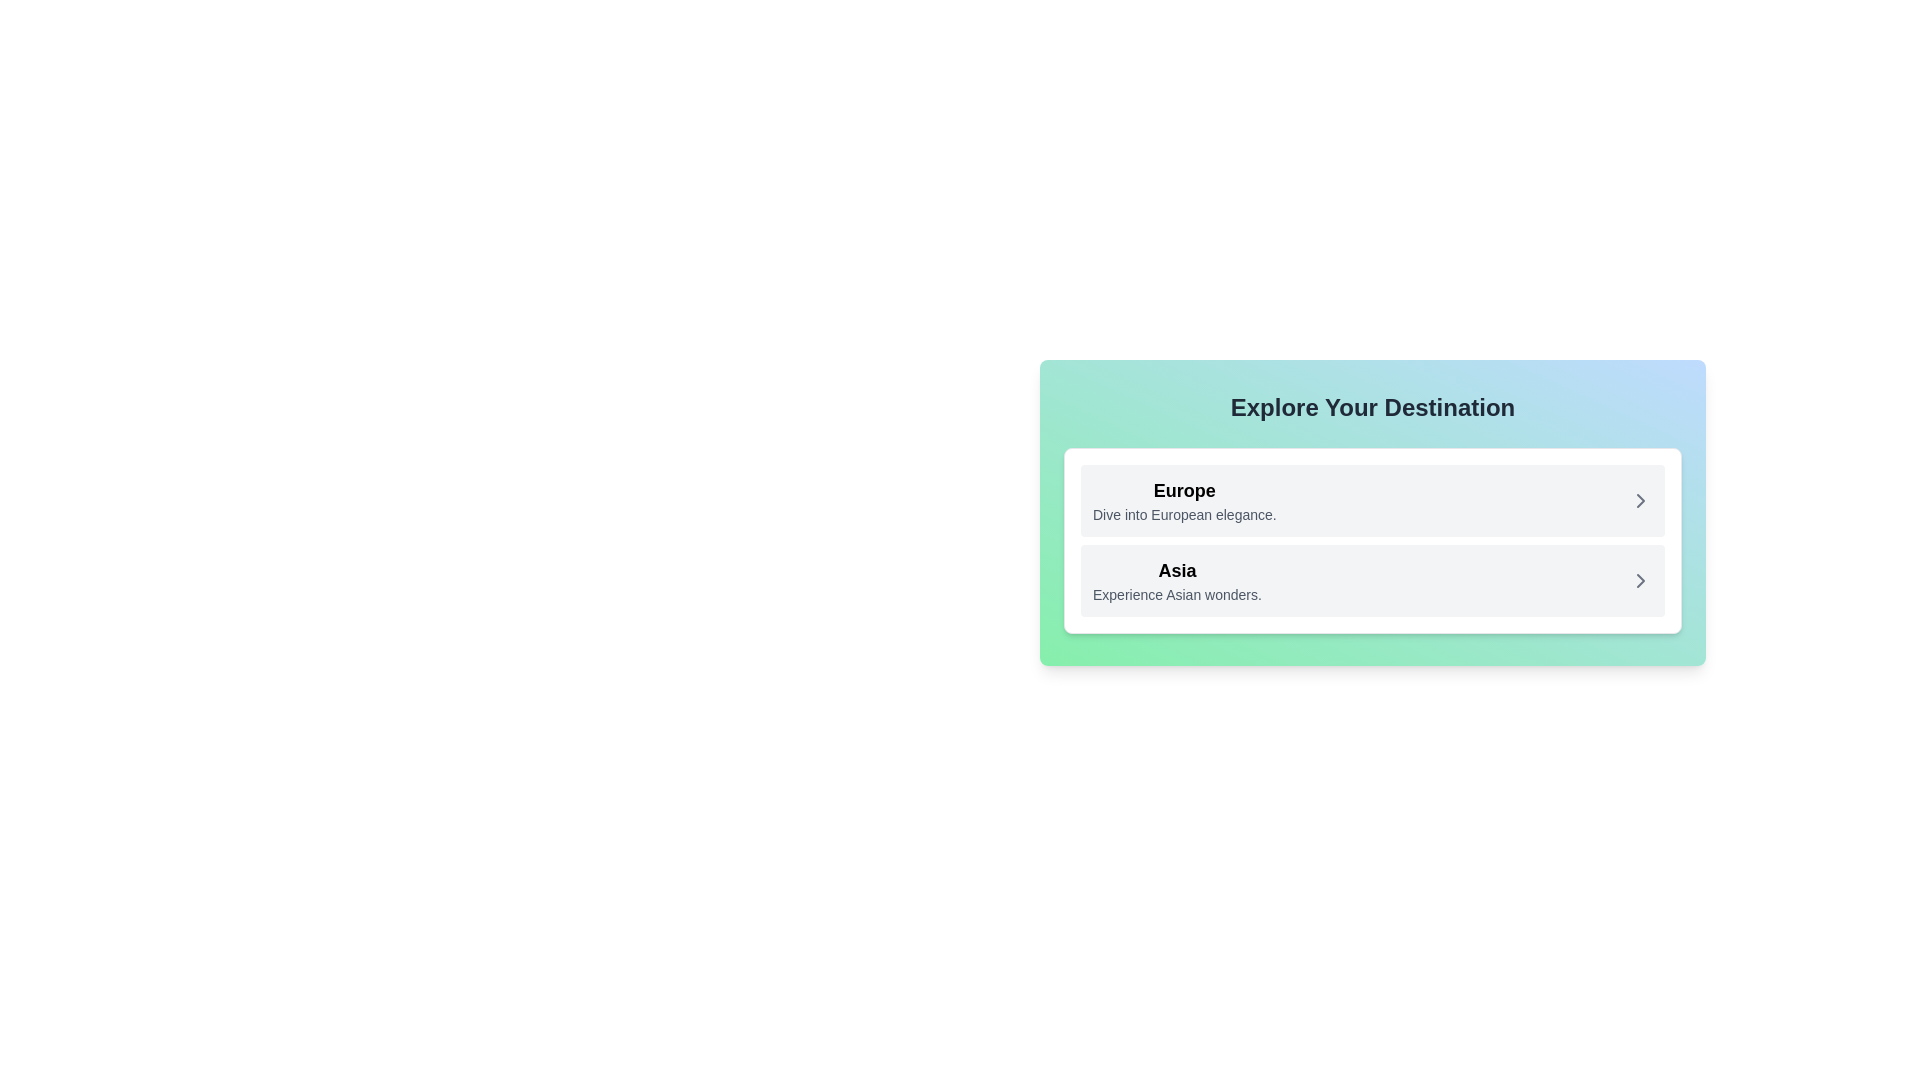 The image size is (1920, 1080). I want to click on the rightward-pointing chevron icon adjacent to the 'Europe' label, so click(1641, 500).